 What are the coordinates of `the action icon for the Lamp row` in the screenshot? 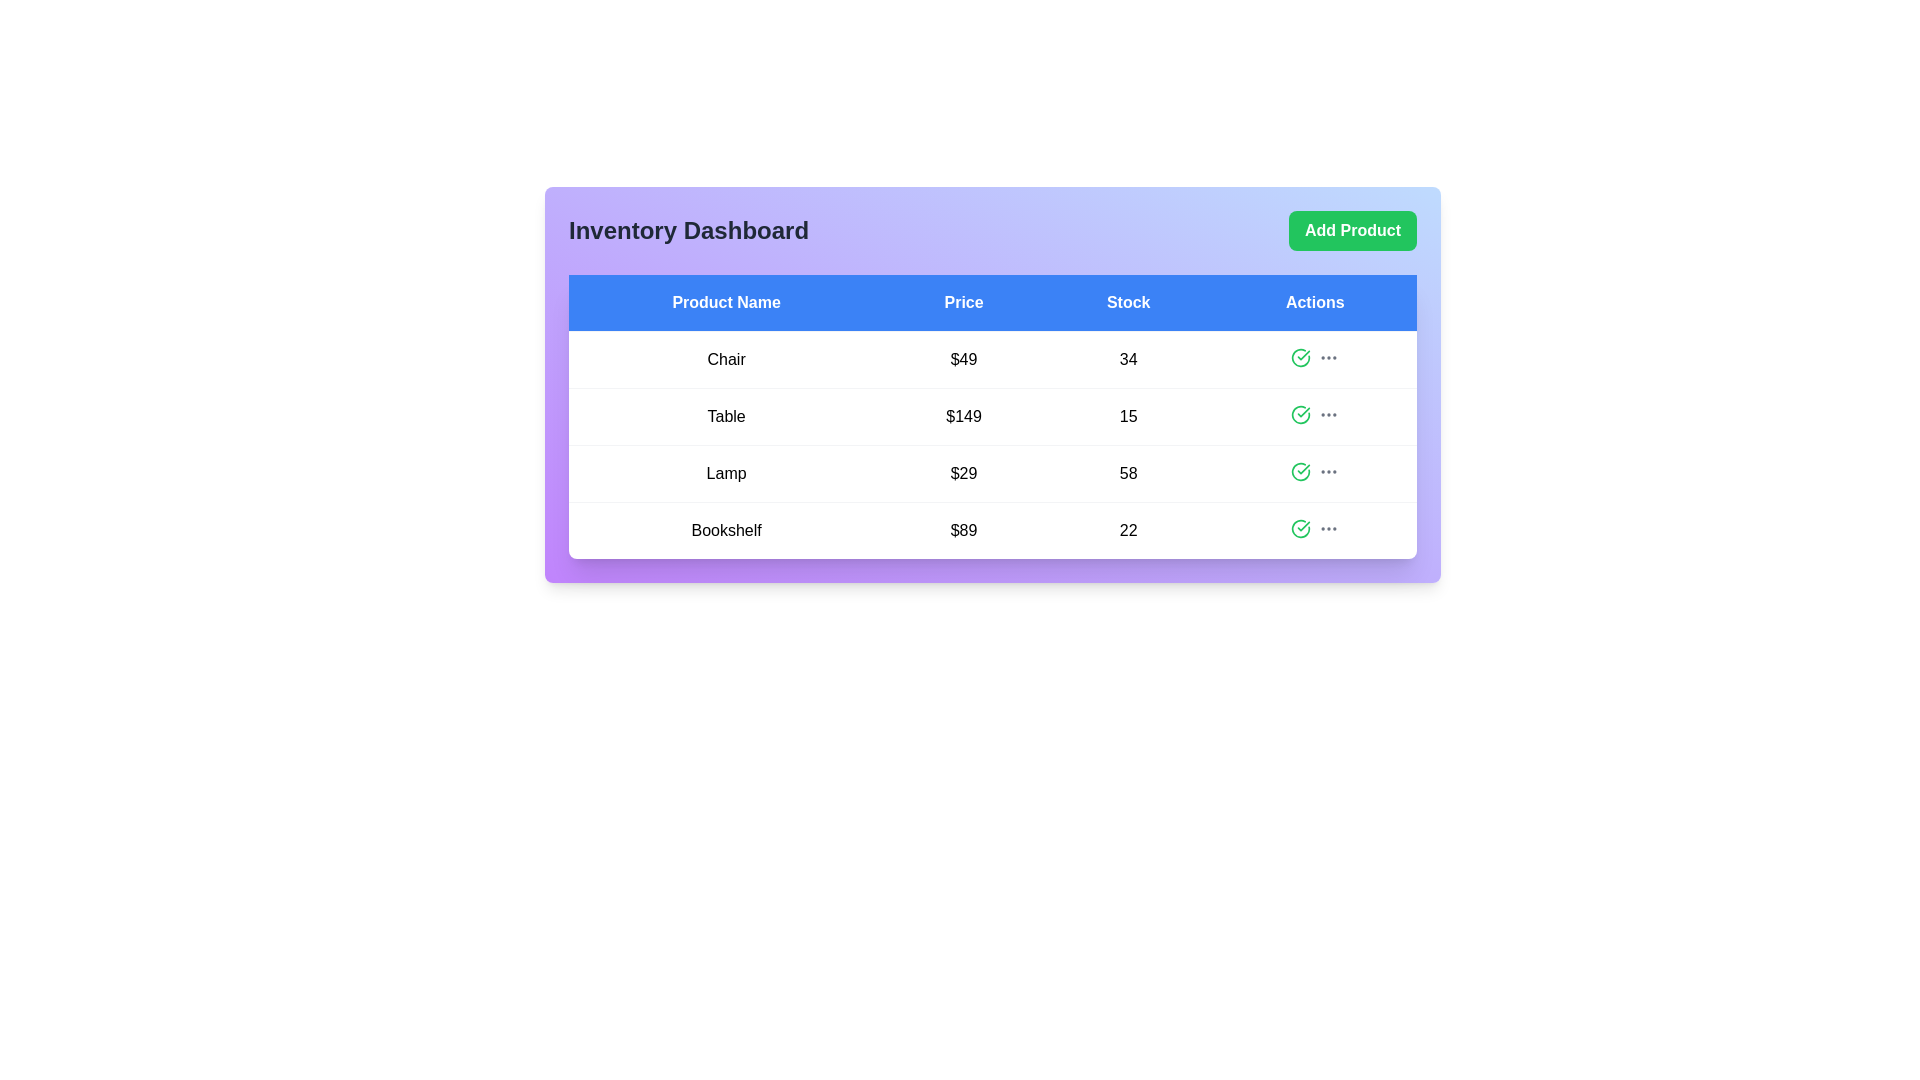 It's located at (1300, 471).